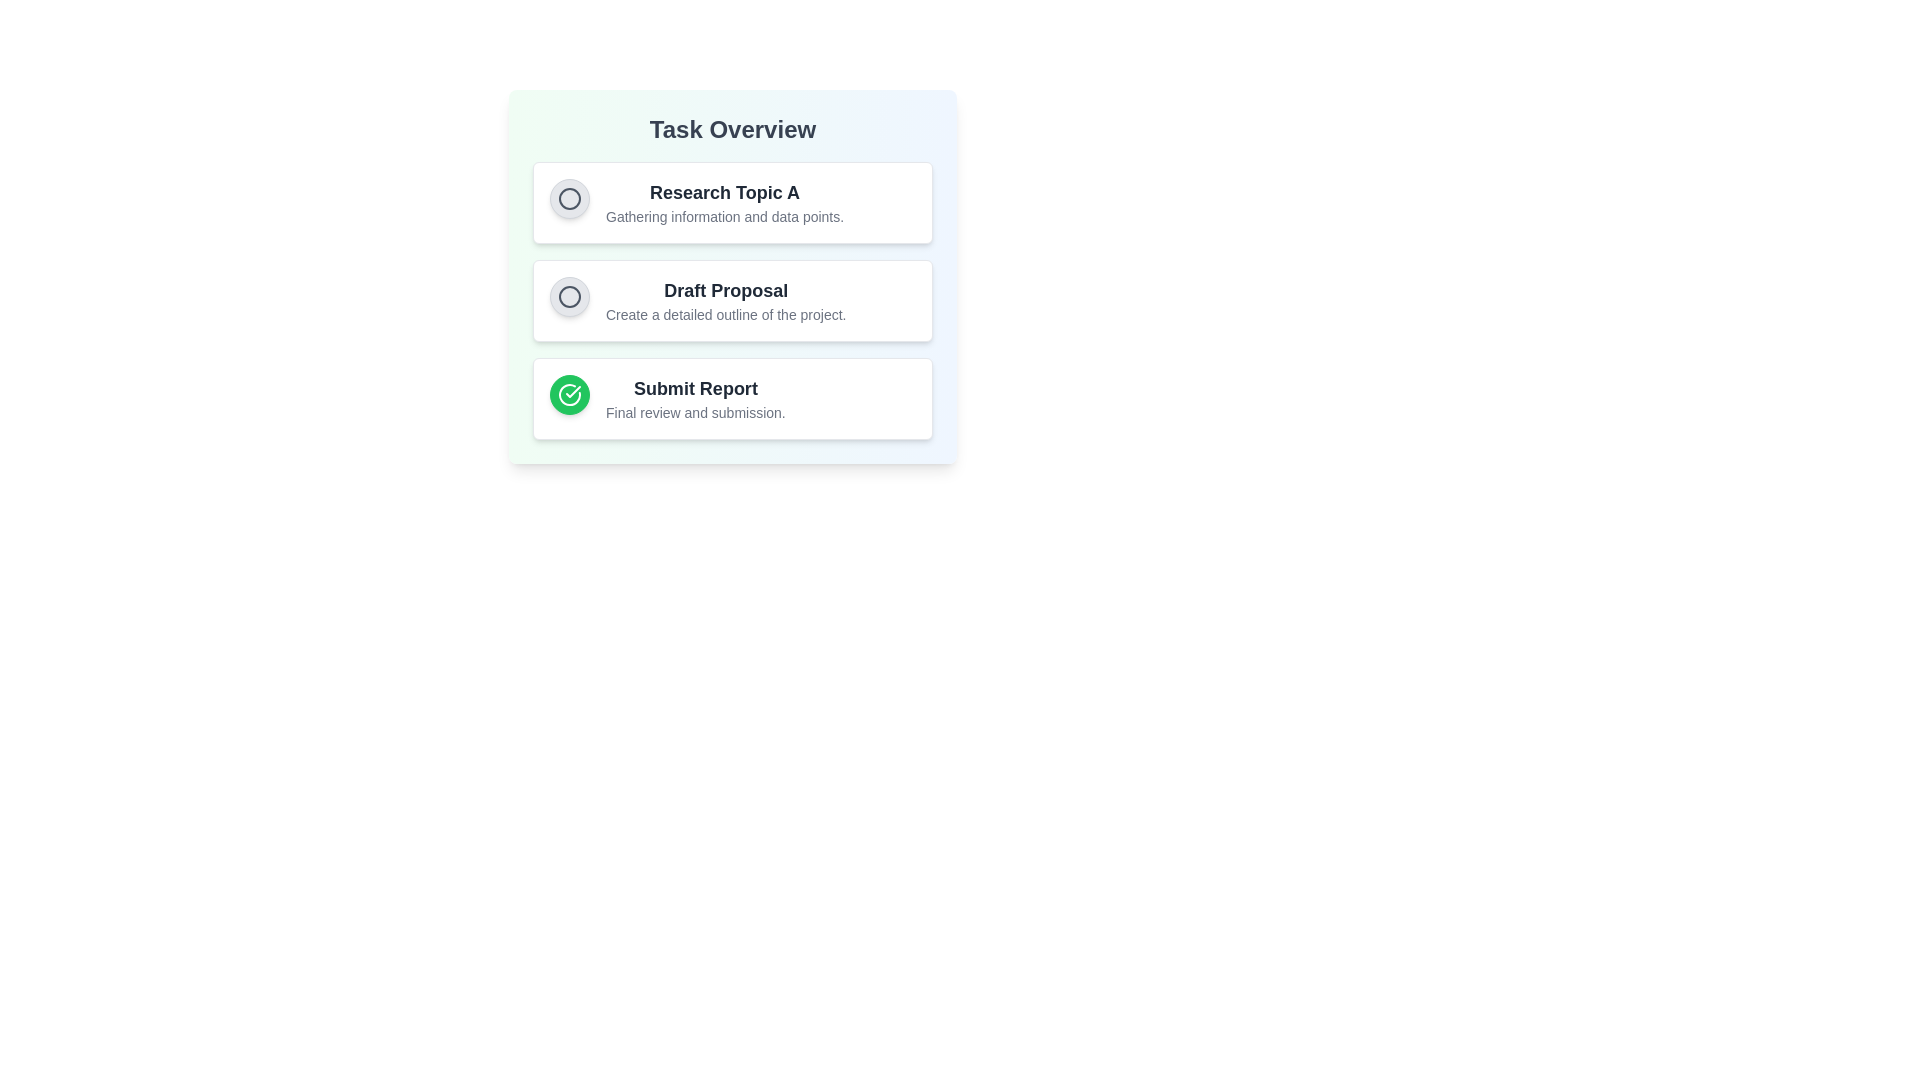 The width and height of the screenshot is (1920, 1080). Describe the element at coordinates (569, 199) in the screenshot. I see `the circular icon with a hollow center and dark gray border, indicating an inactive state, located to the left of 'Research Topic A' in the task list` at that location.